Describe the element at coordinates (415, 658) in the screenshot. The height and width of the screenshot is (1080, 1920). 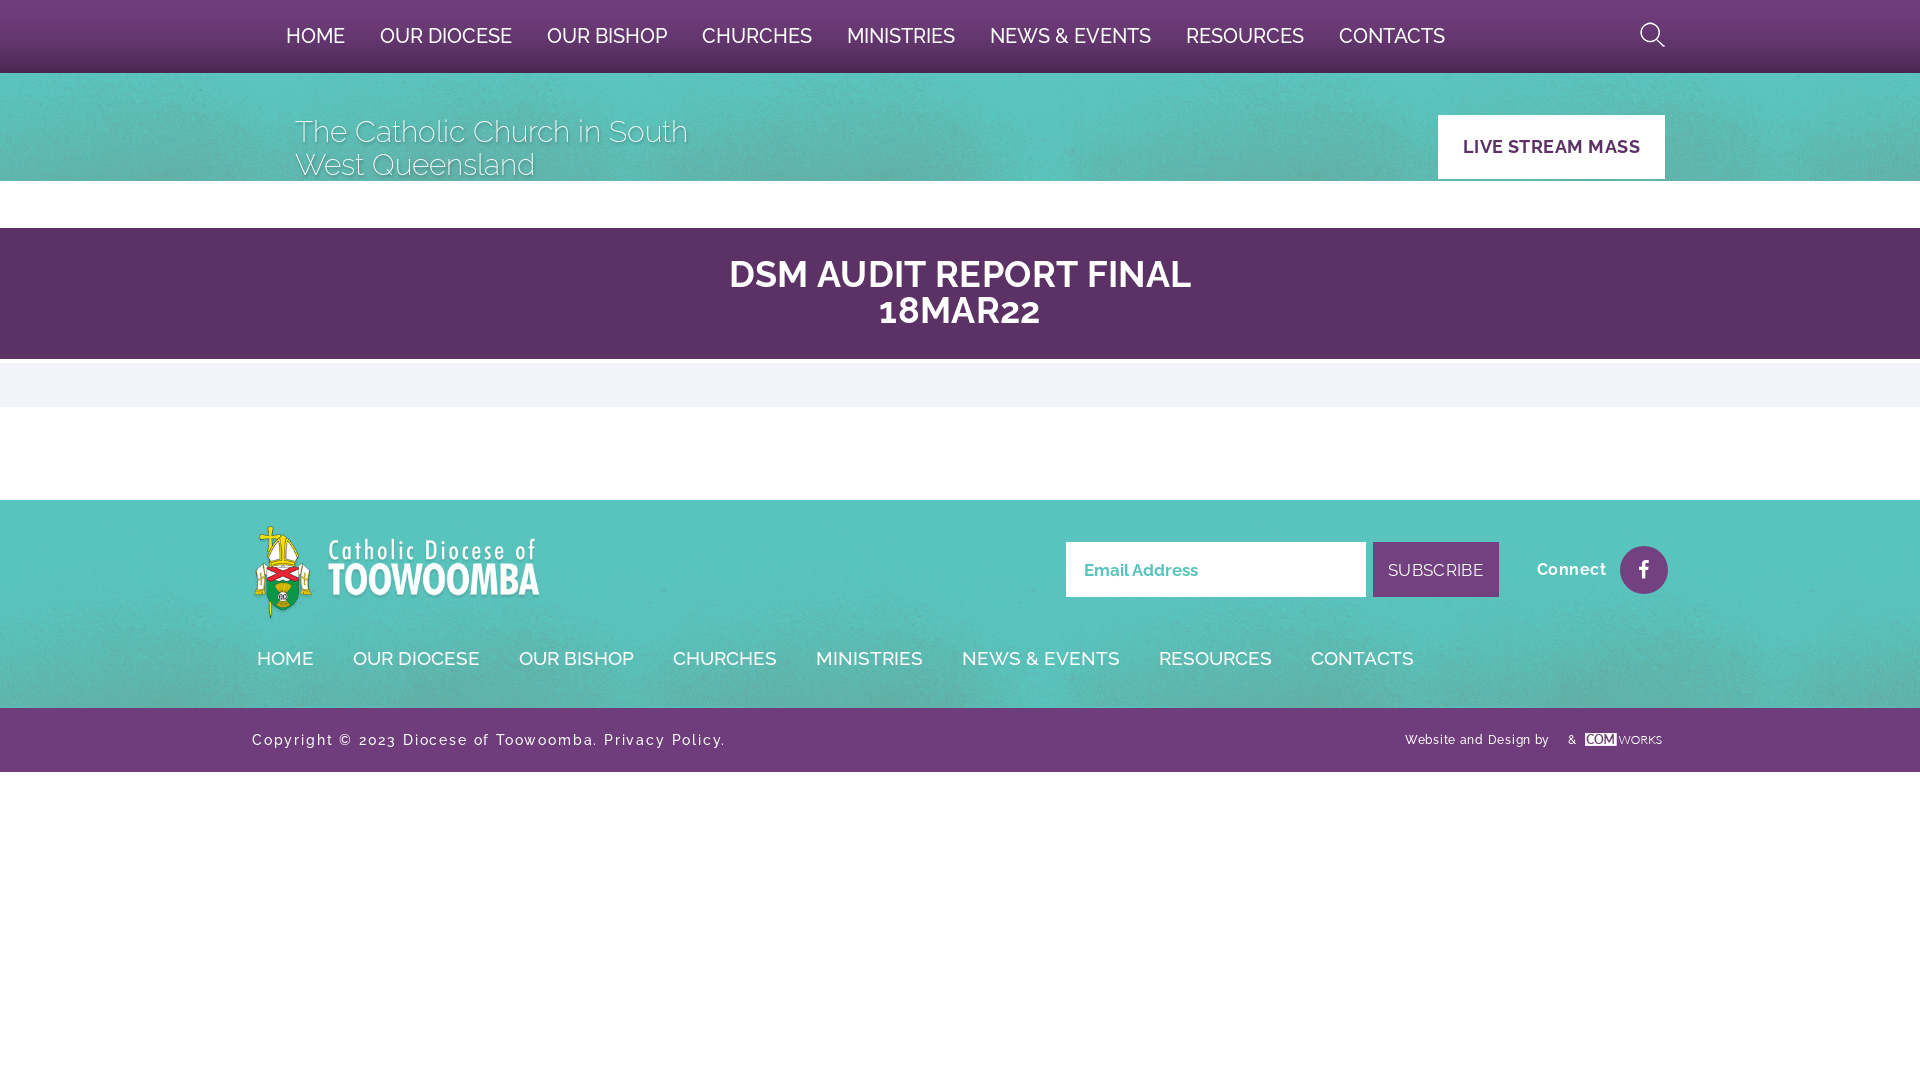
I see `'OUR DIOCESE'` at that location.